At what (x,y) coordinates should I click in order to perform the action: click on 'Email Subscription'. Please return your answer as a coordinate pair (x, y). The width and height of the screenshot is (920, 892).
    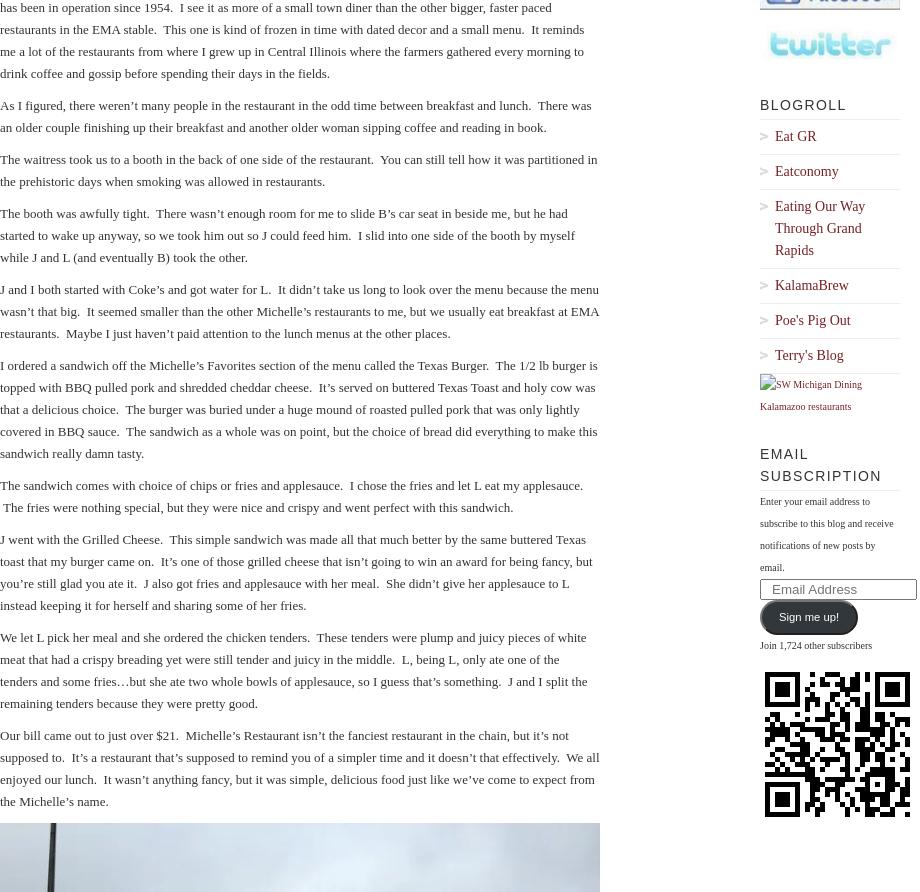
    Looking at the image, I should click on (819, 464).